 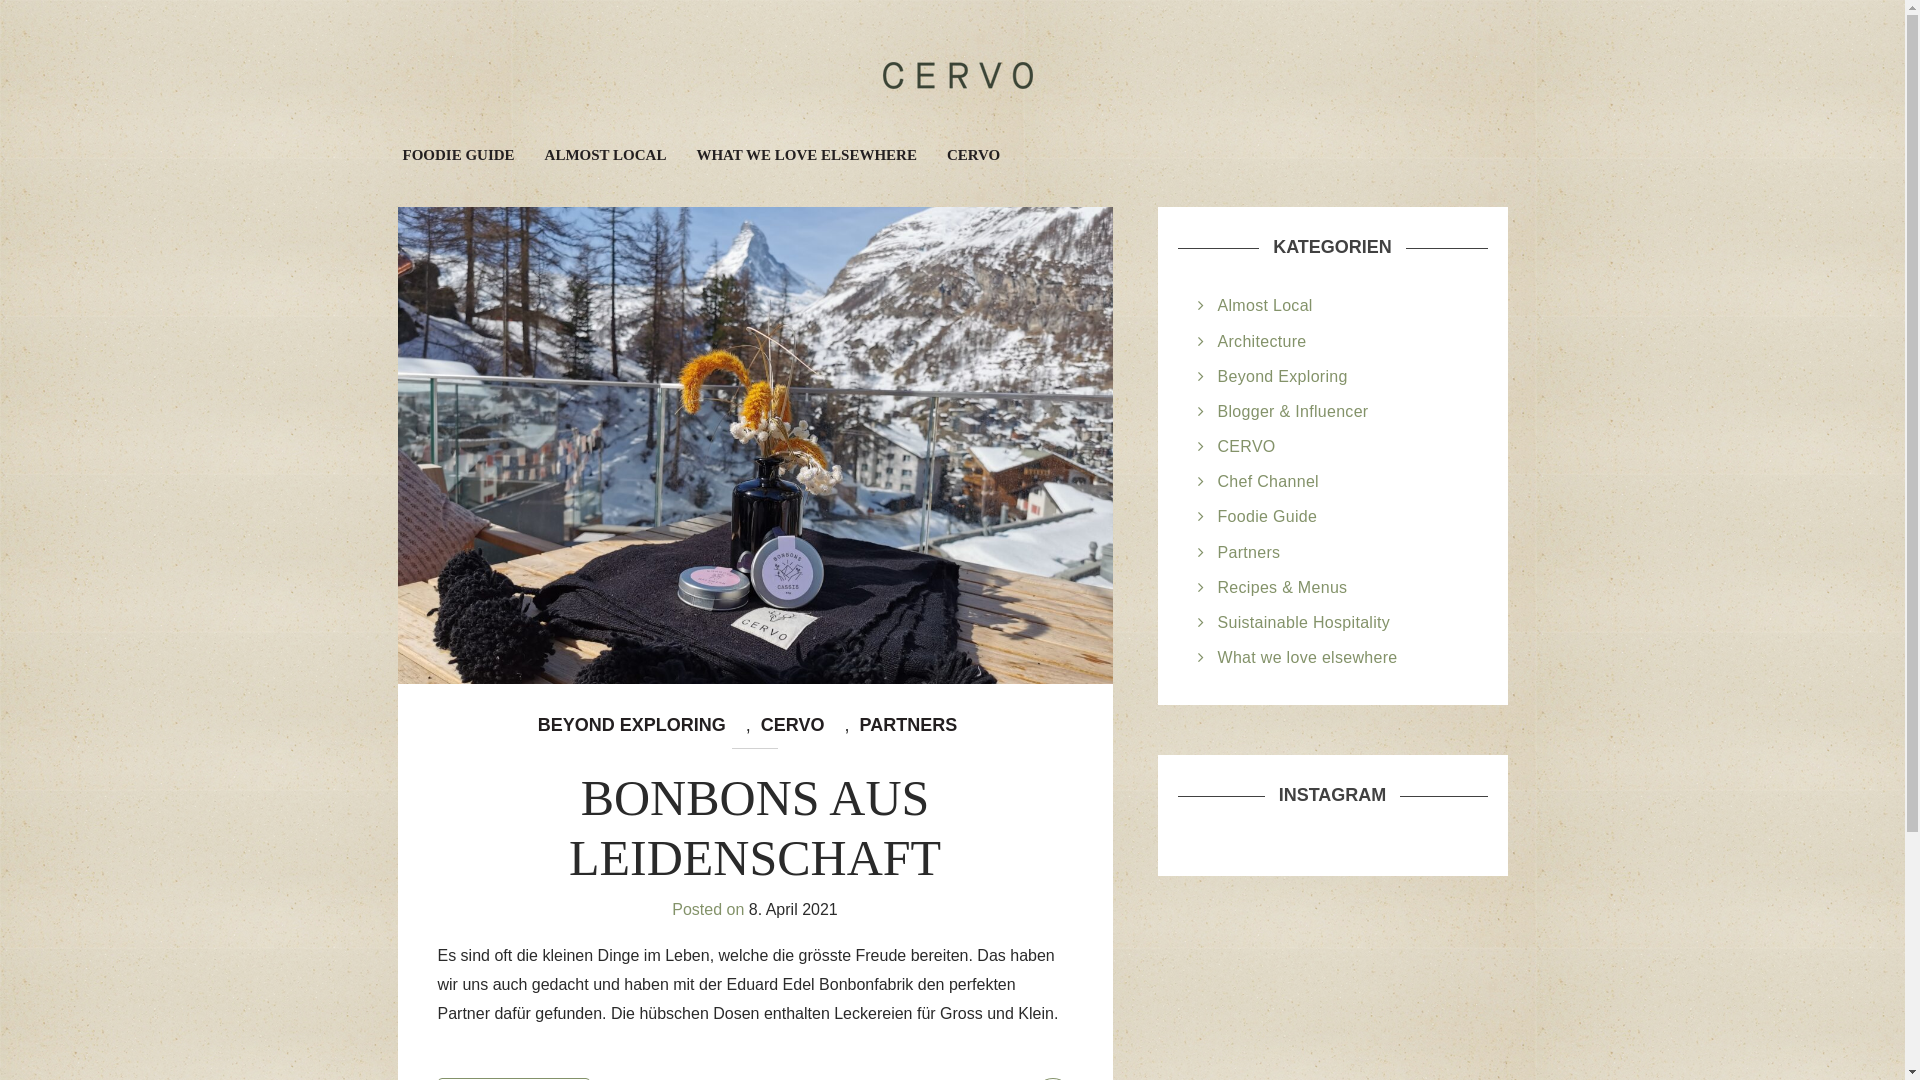 What do you see at coordinates (1261, 340) in the screenshot?
I see `'Architecture'` at bounding box center [1261, 340].